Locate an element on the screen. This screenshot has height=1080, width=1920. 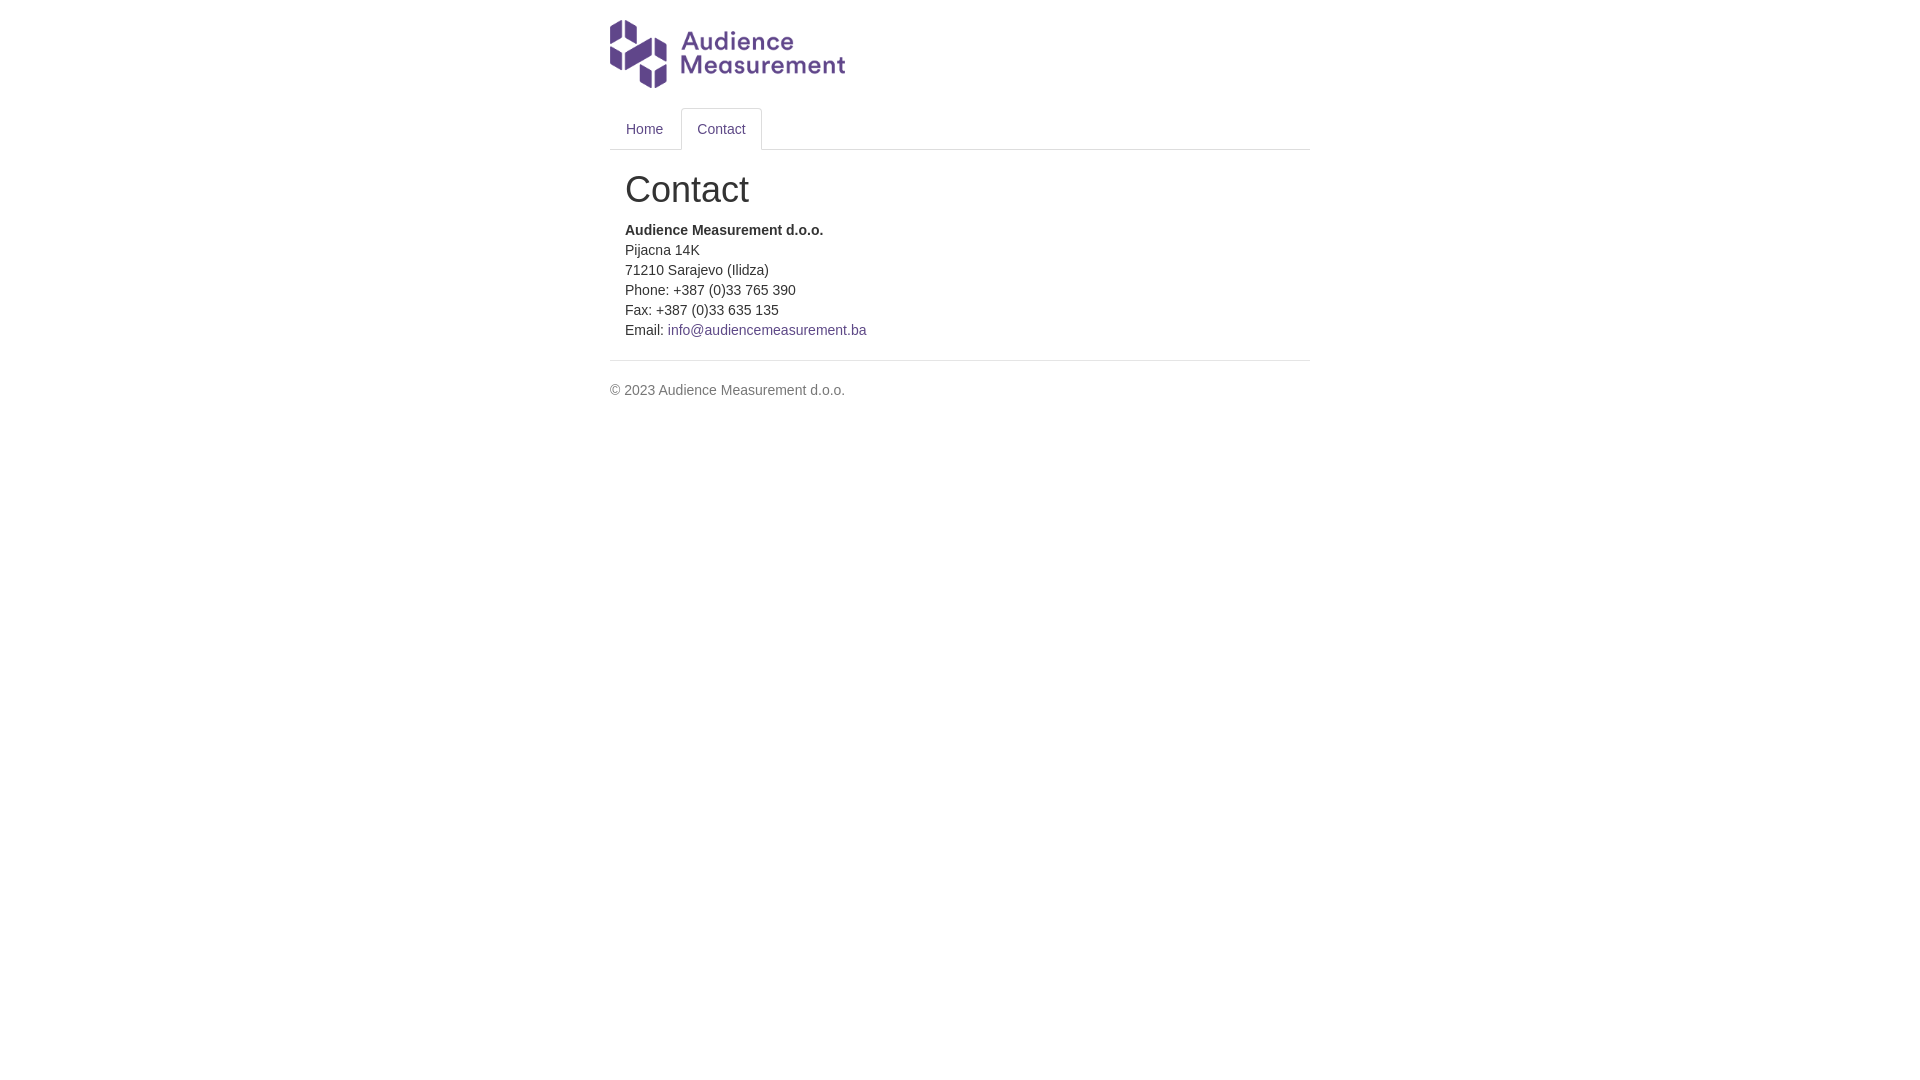
'Contact' is located at coordinates (720, 128).